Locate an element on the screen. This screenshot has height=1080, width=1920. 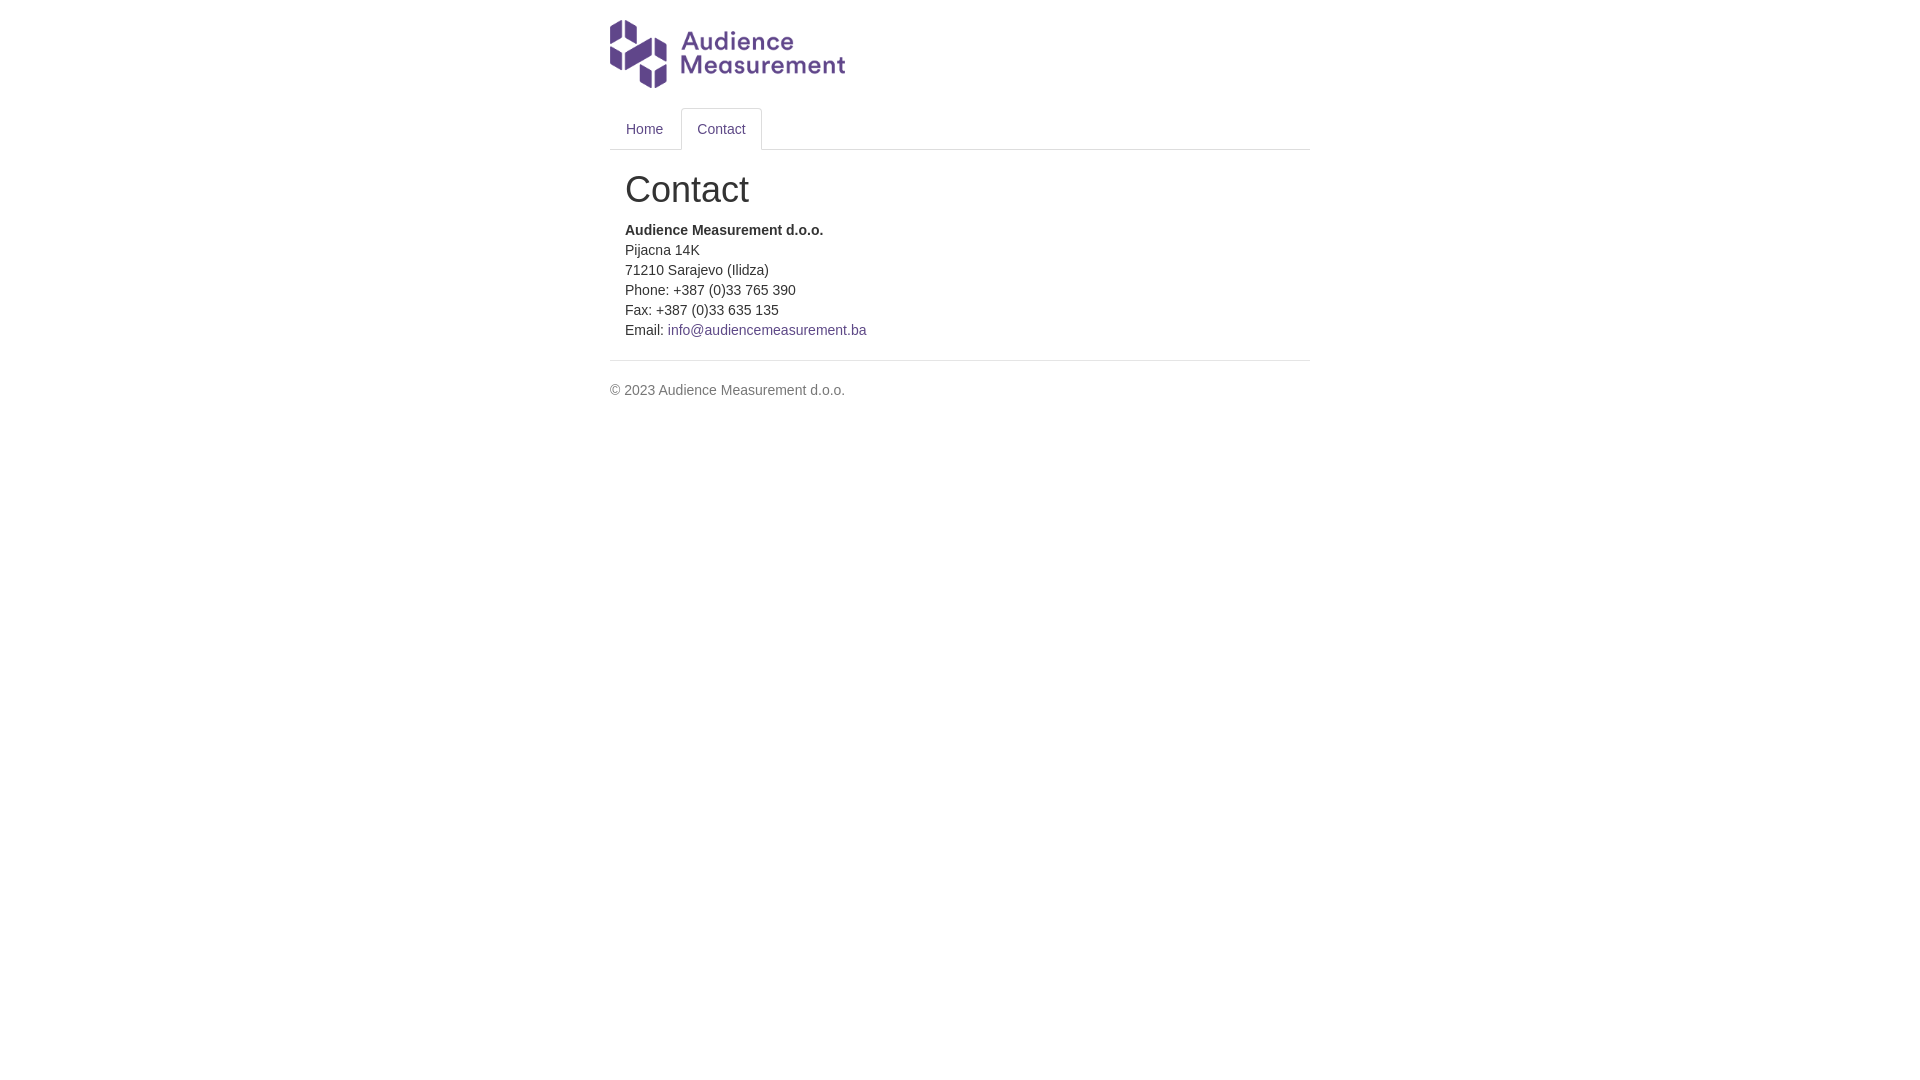
'Contact' is located at coordinates (720, 128).